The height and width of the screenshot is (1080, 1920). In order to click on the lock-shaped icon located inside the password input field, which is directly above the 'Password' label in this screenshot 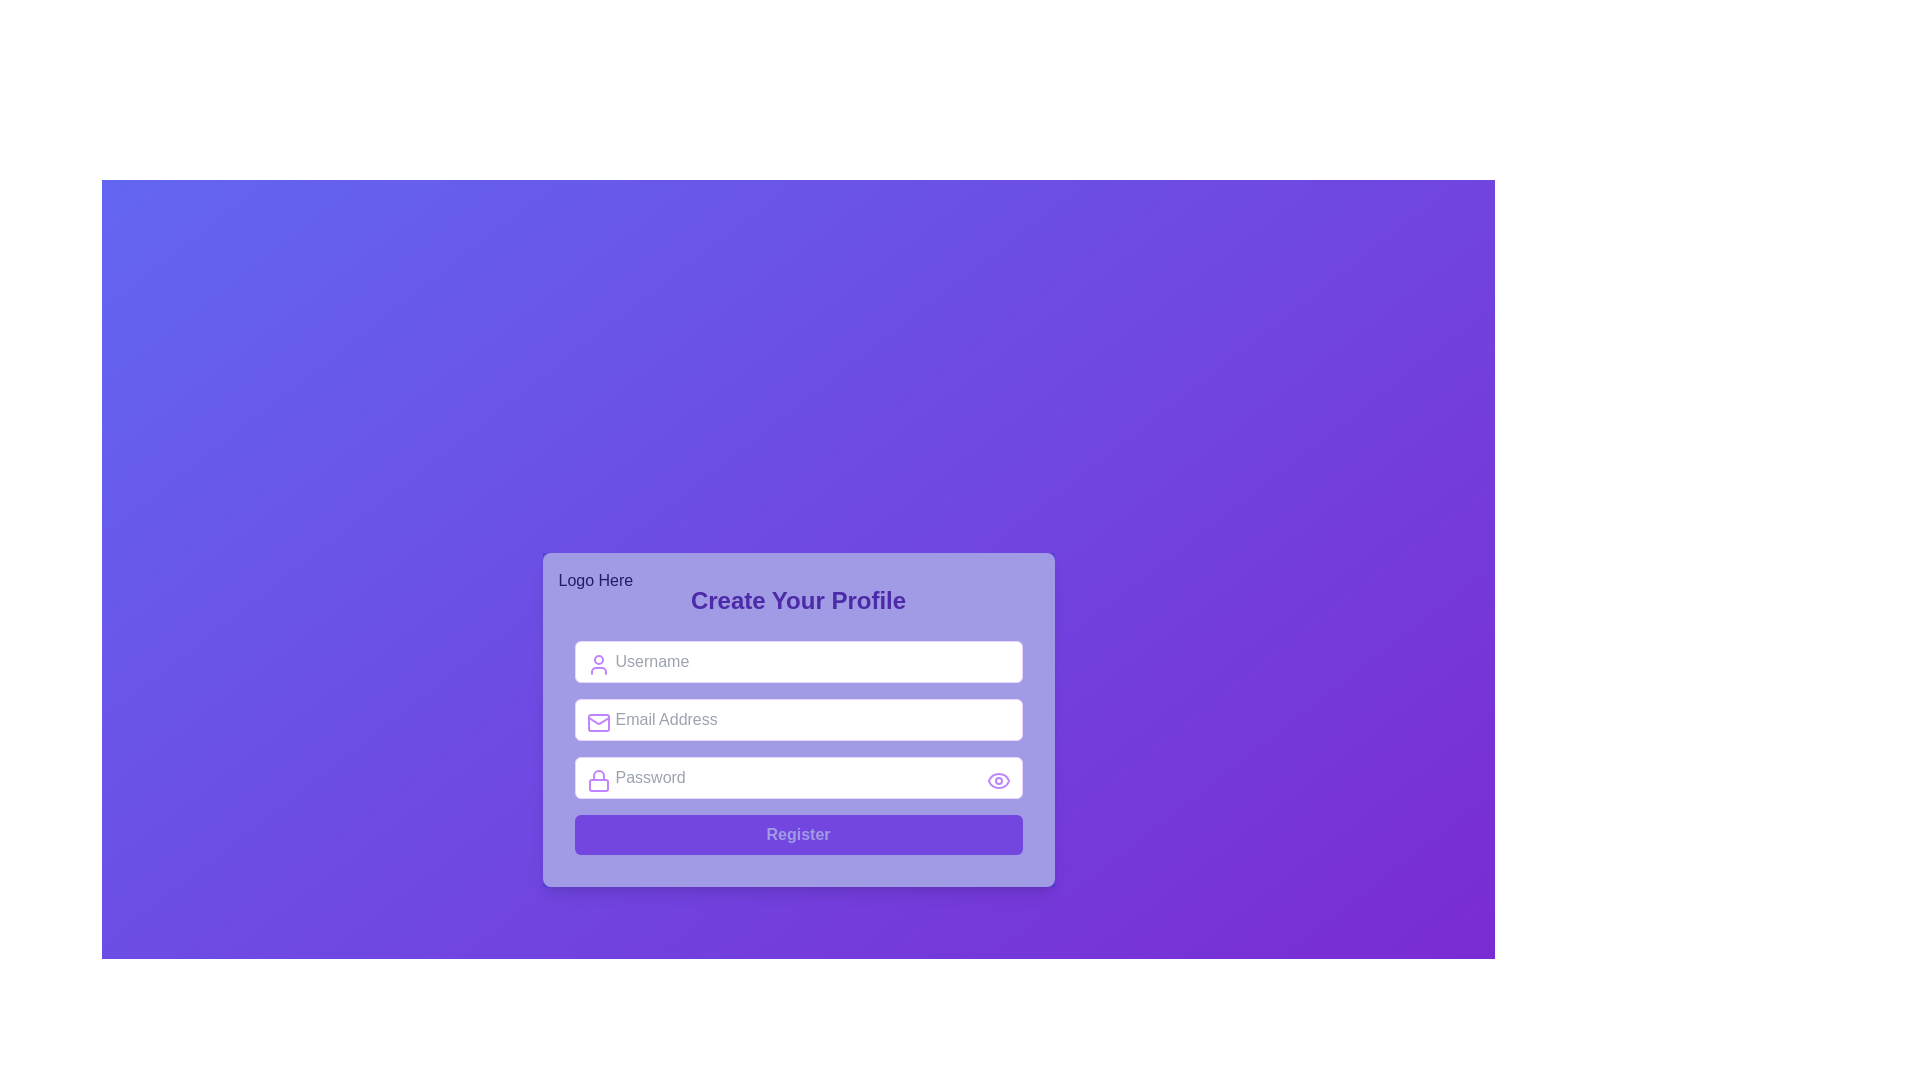, I will do `click(597, 779)`.